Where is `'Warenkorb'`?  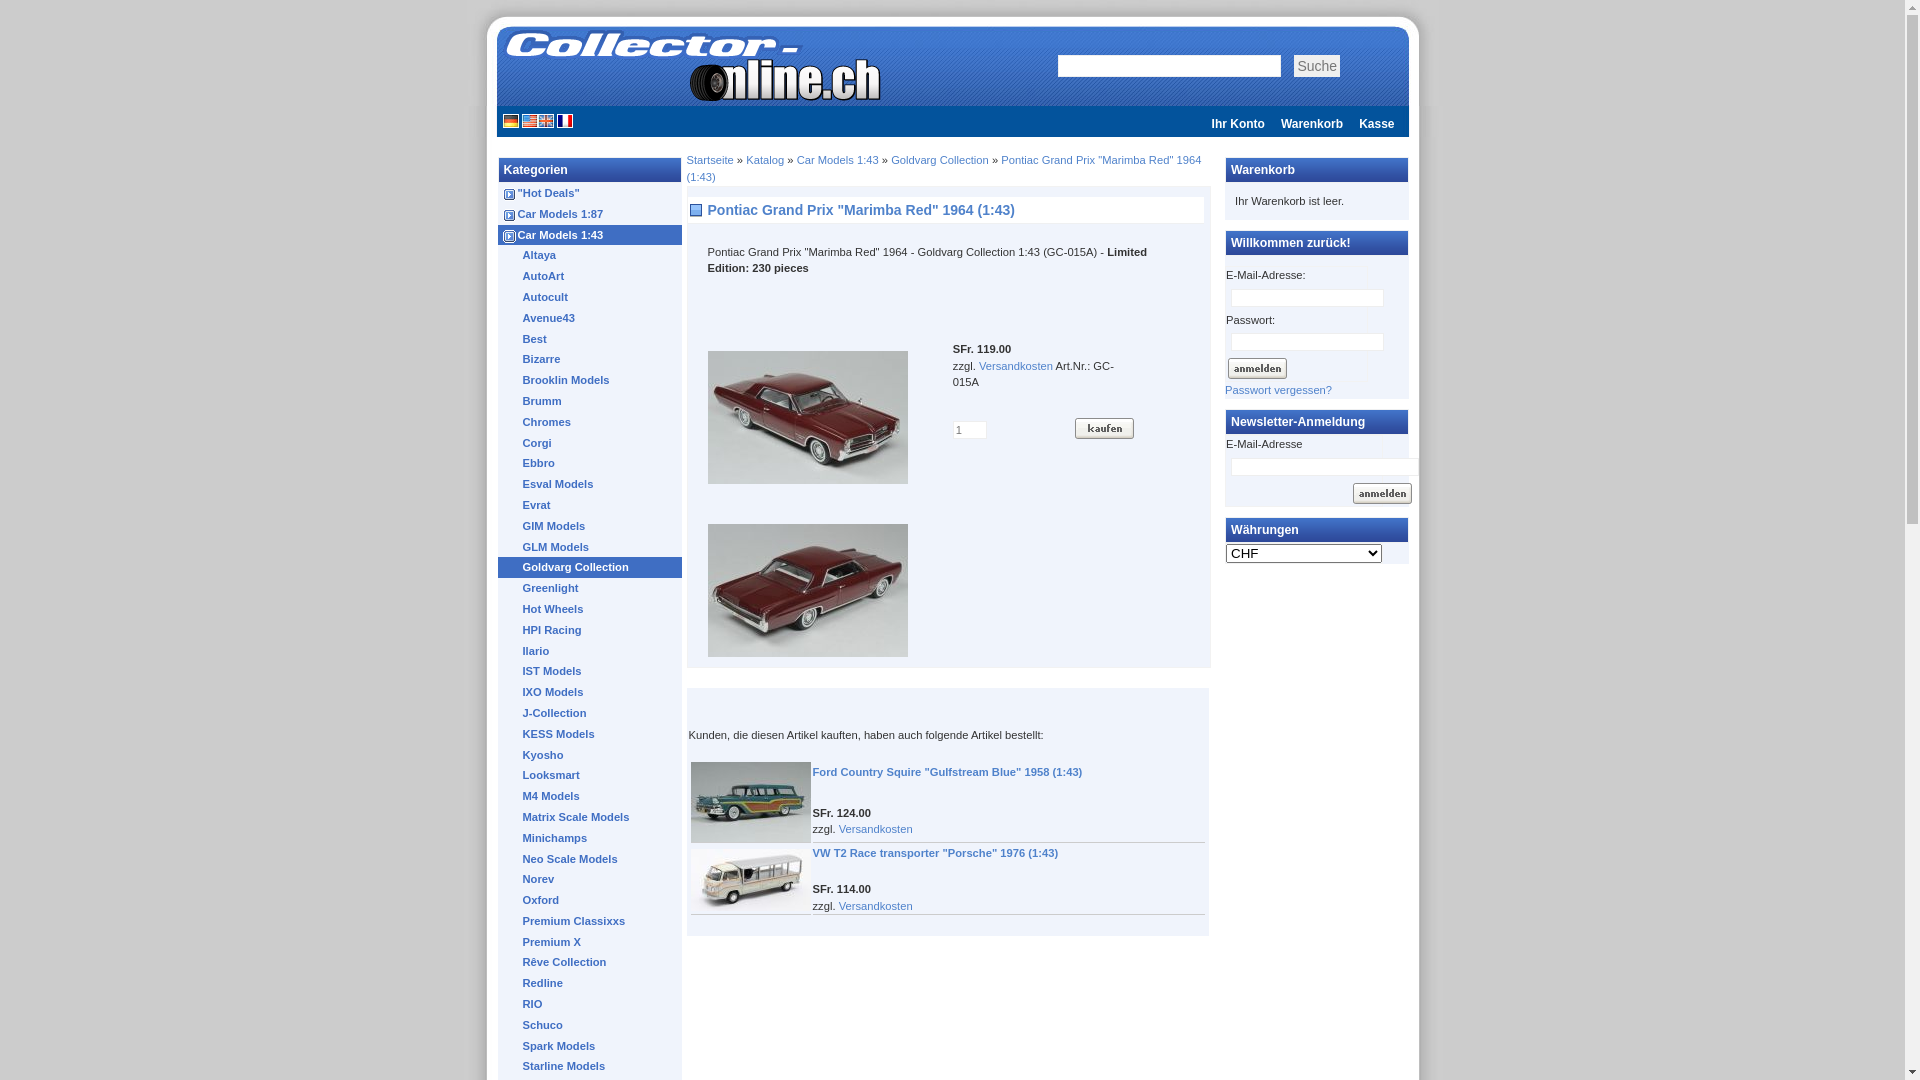
'Warenkorb' is located at coordinates (1311, 123).